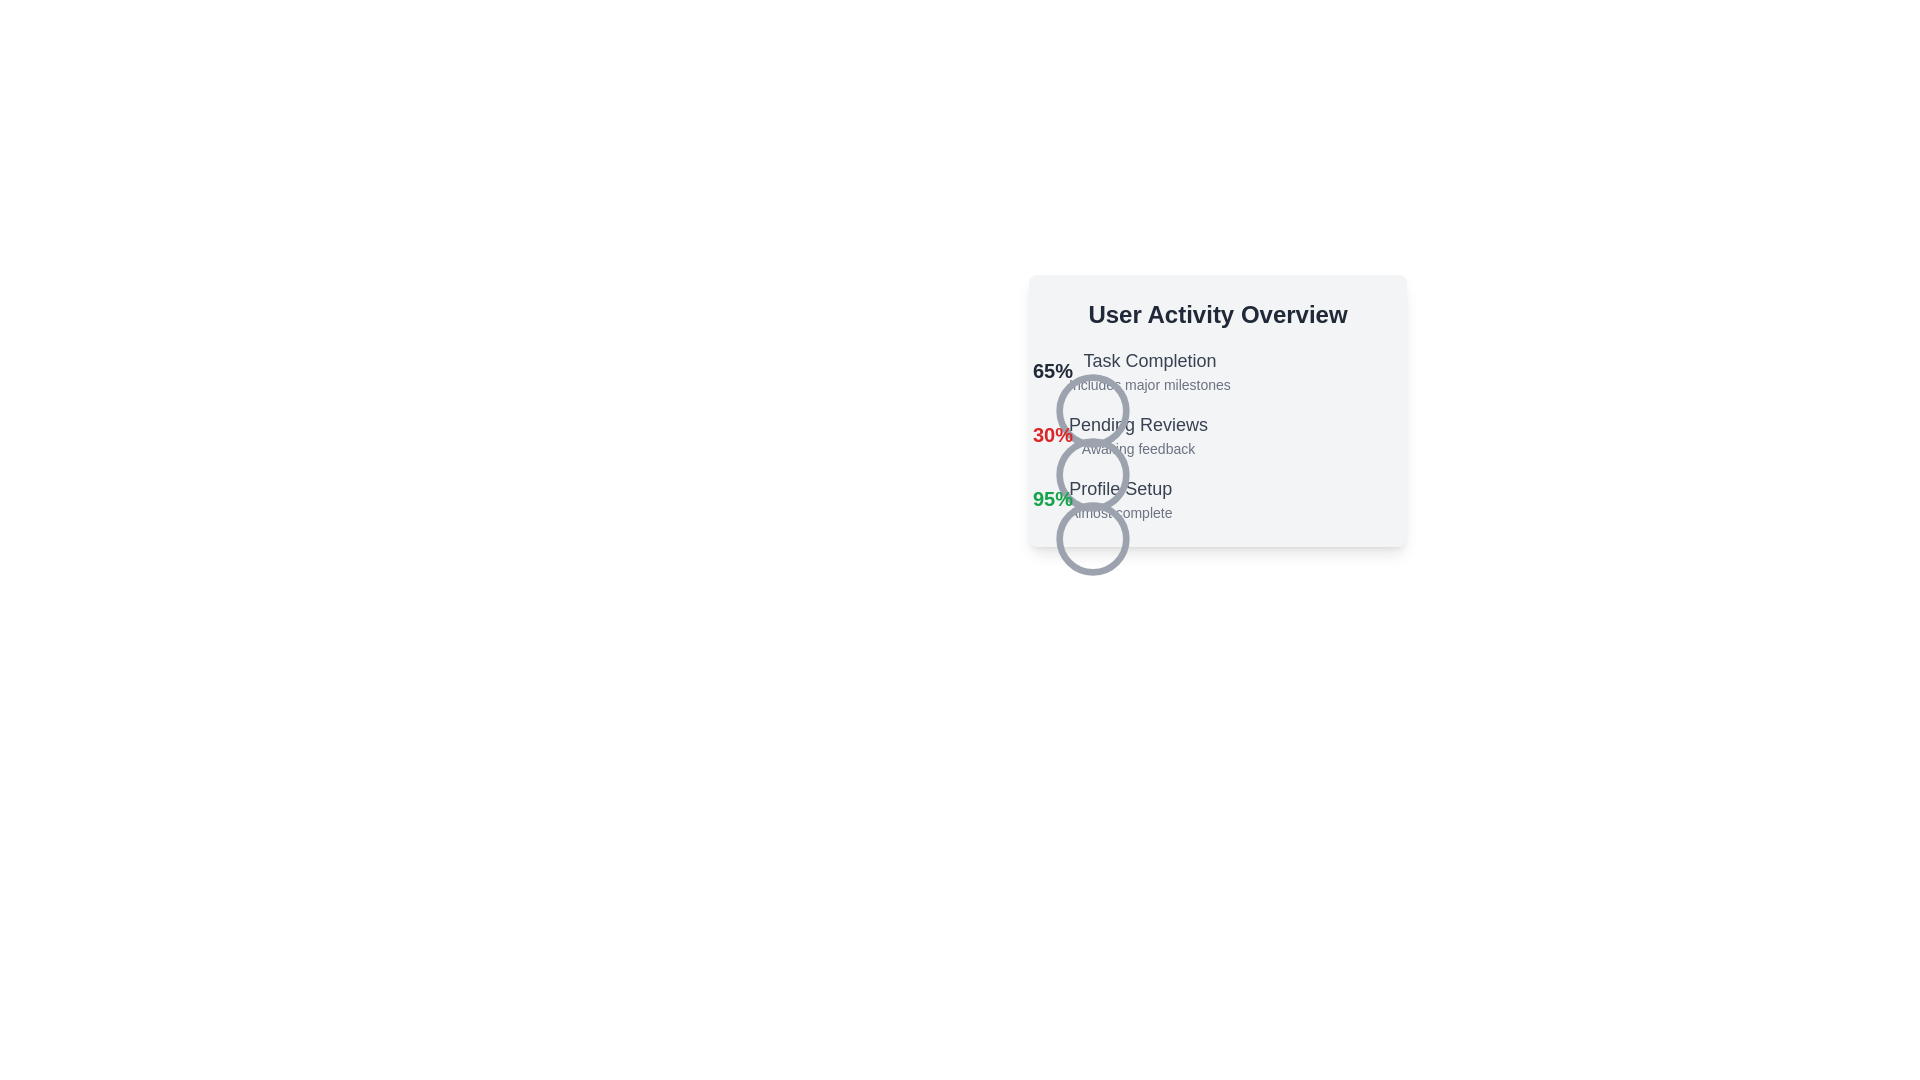  Describe the element at coordinates (1120, 497) in the screenshot. I see `the 'Profile Setup' text label, which consists of a larger dark text and a smaller light text indicating that the profile setup is almost complete, located in the 'User Activity Overview' section` at that location.